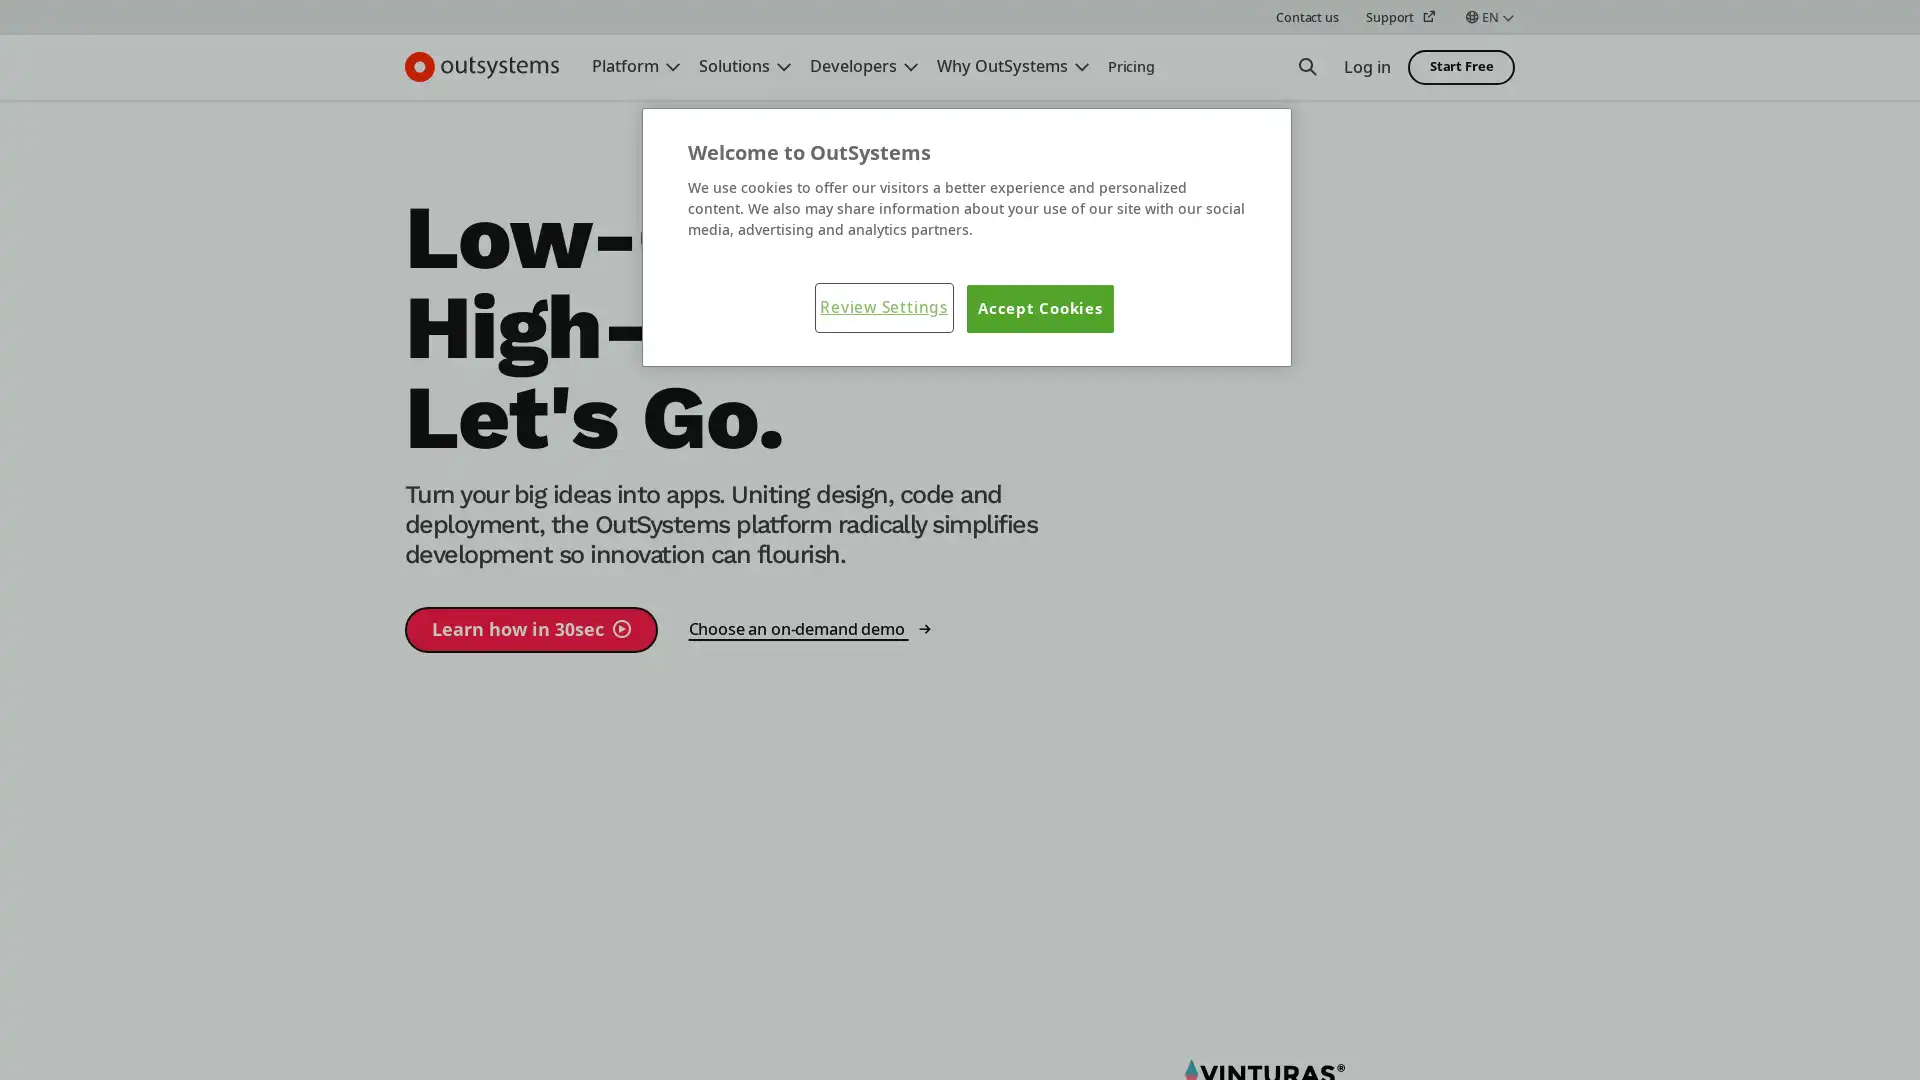 This screenshot has height=1080, width=1920. Describe the element at coordinates (531, 627) in the screenshot. I see `Learn how in 30sec` at that location.